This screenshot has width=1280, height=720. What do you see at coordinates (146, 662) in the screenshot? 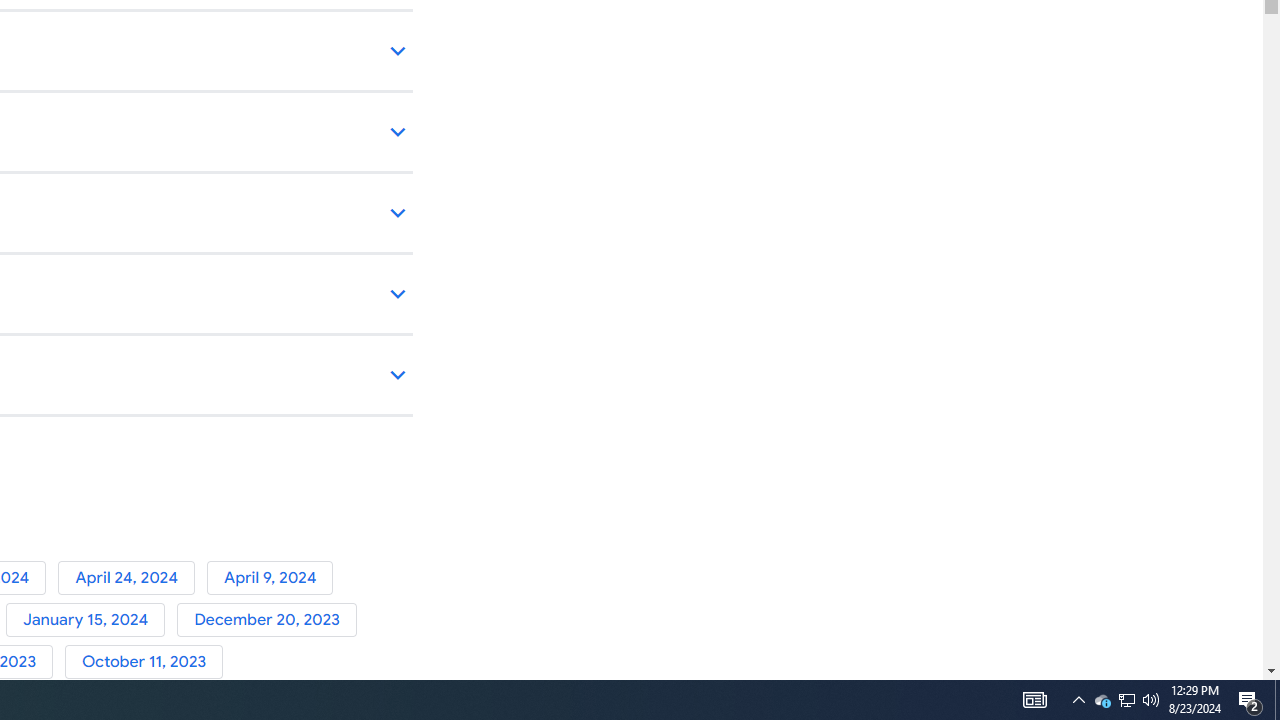
I see `'October 11, 2023'` at bounding box center [146, 662].